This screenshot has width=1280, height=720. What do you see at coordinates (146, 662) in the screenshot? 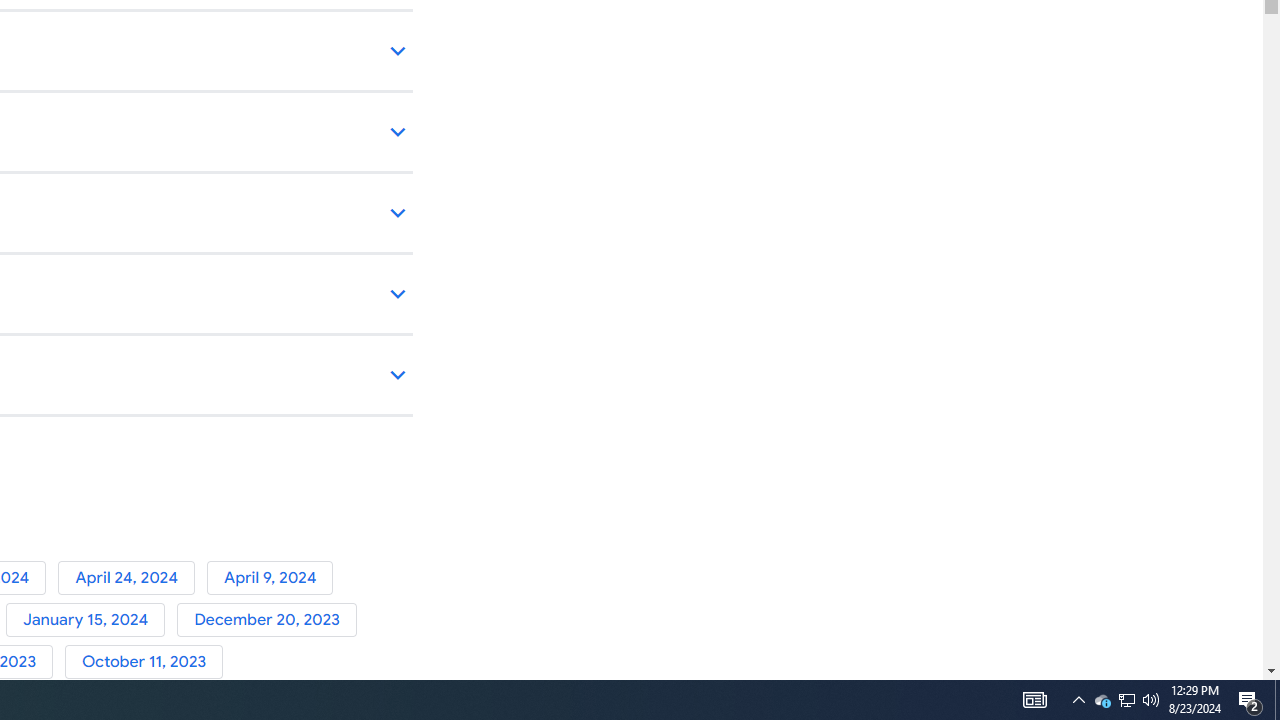
I see `'October 11, 2023'` at bounding box center [146, 662].